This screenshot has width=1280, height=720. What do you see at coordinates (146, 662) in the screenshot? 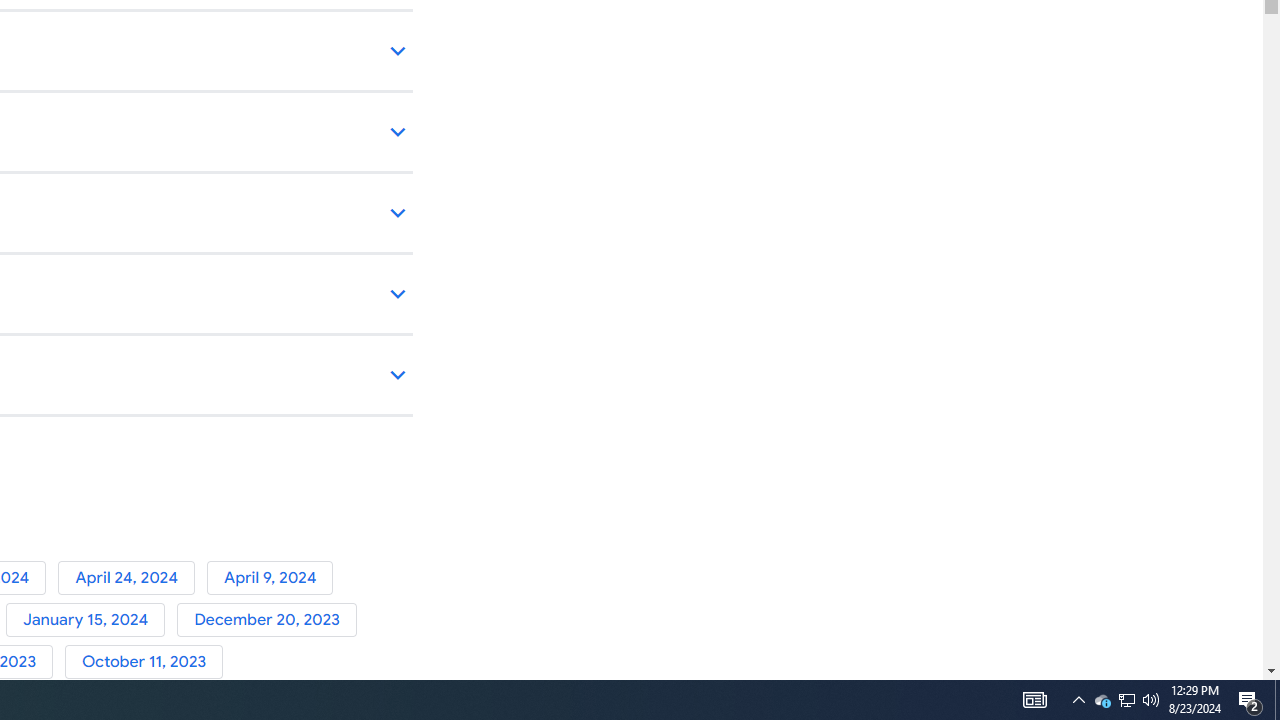
I see `'October 11, 2023'` at bounding box center [146, 662].